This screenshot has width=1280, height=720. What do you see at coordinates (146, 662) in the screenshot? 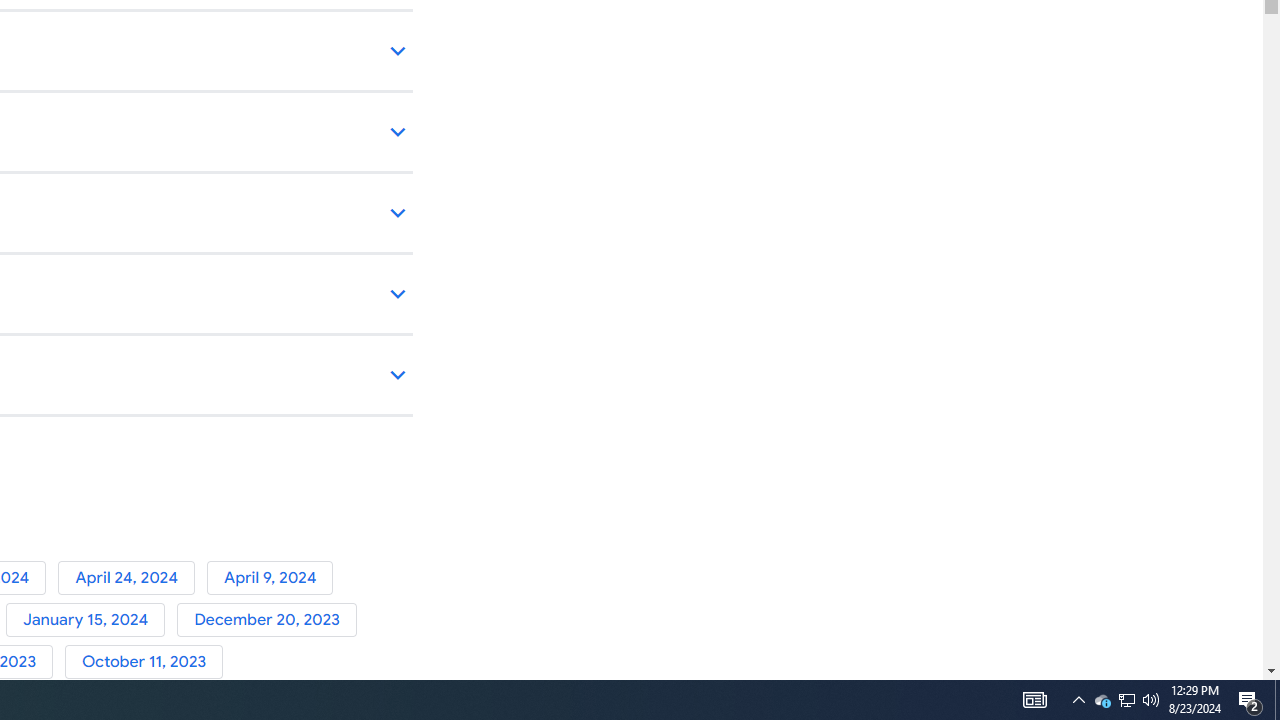
I see `'October 11, 2023'` at bounding box center [146, 662].